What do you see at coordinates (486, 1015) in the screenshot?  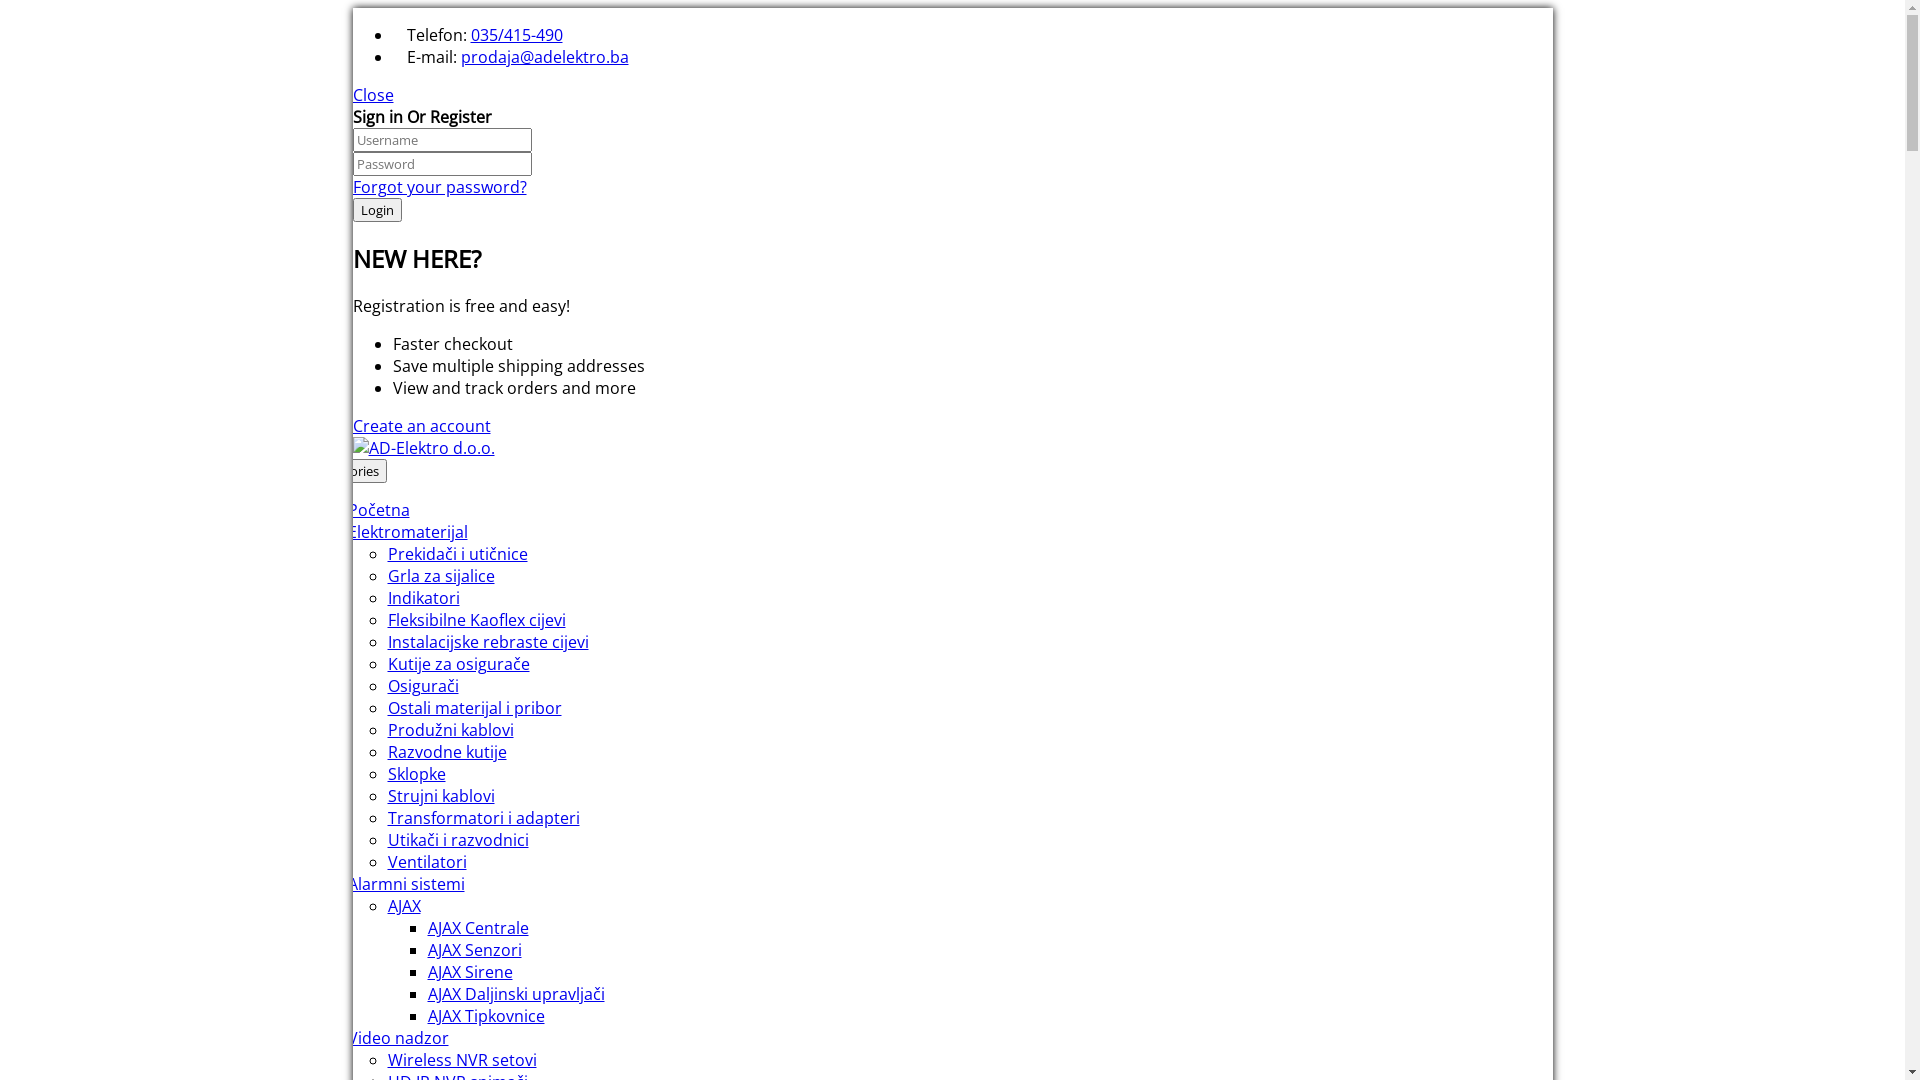 I see `'AJAX Tipkovnice'` at bounding box center [486, 1015].